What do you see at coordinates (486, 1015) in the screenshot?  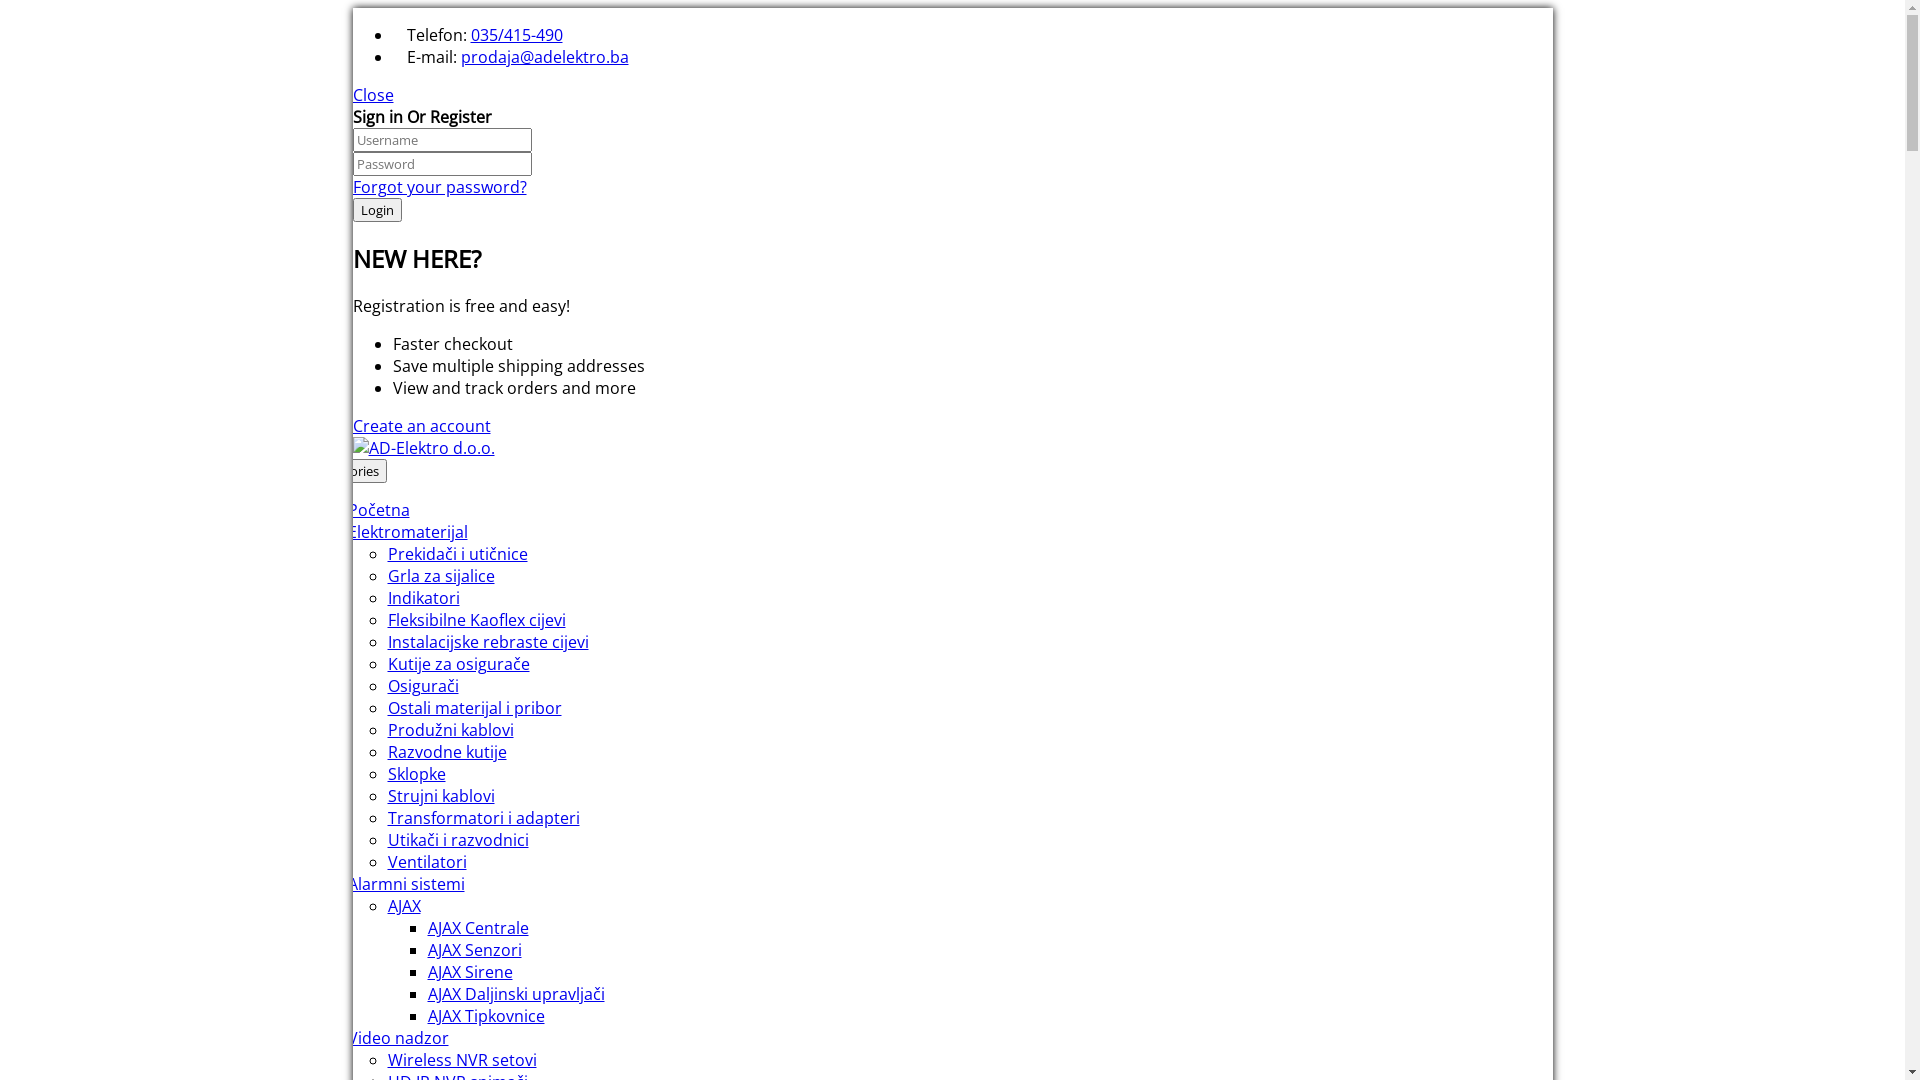 I see `'AJAX Tipkovnice'` at bounding box center [486, 1015].